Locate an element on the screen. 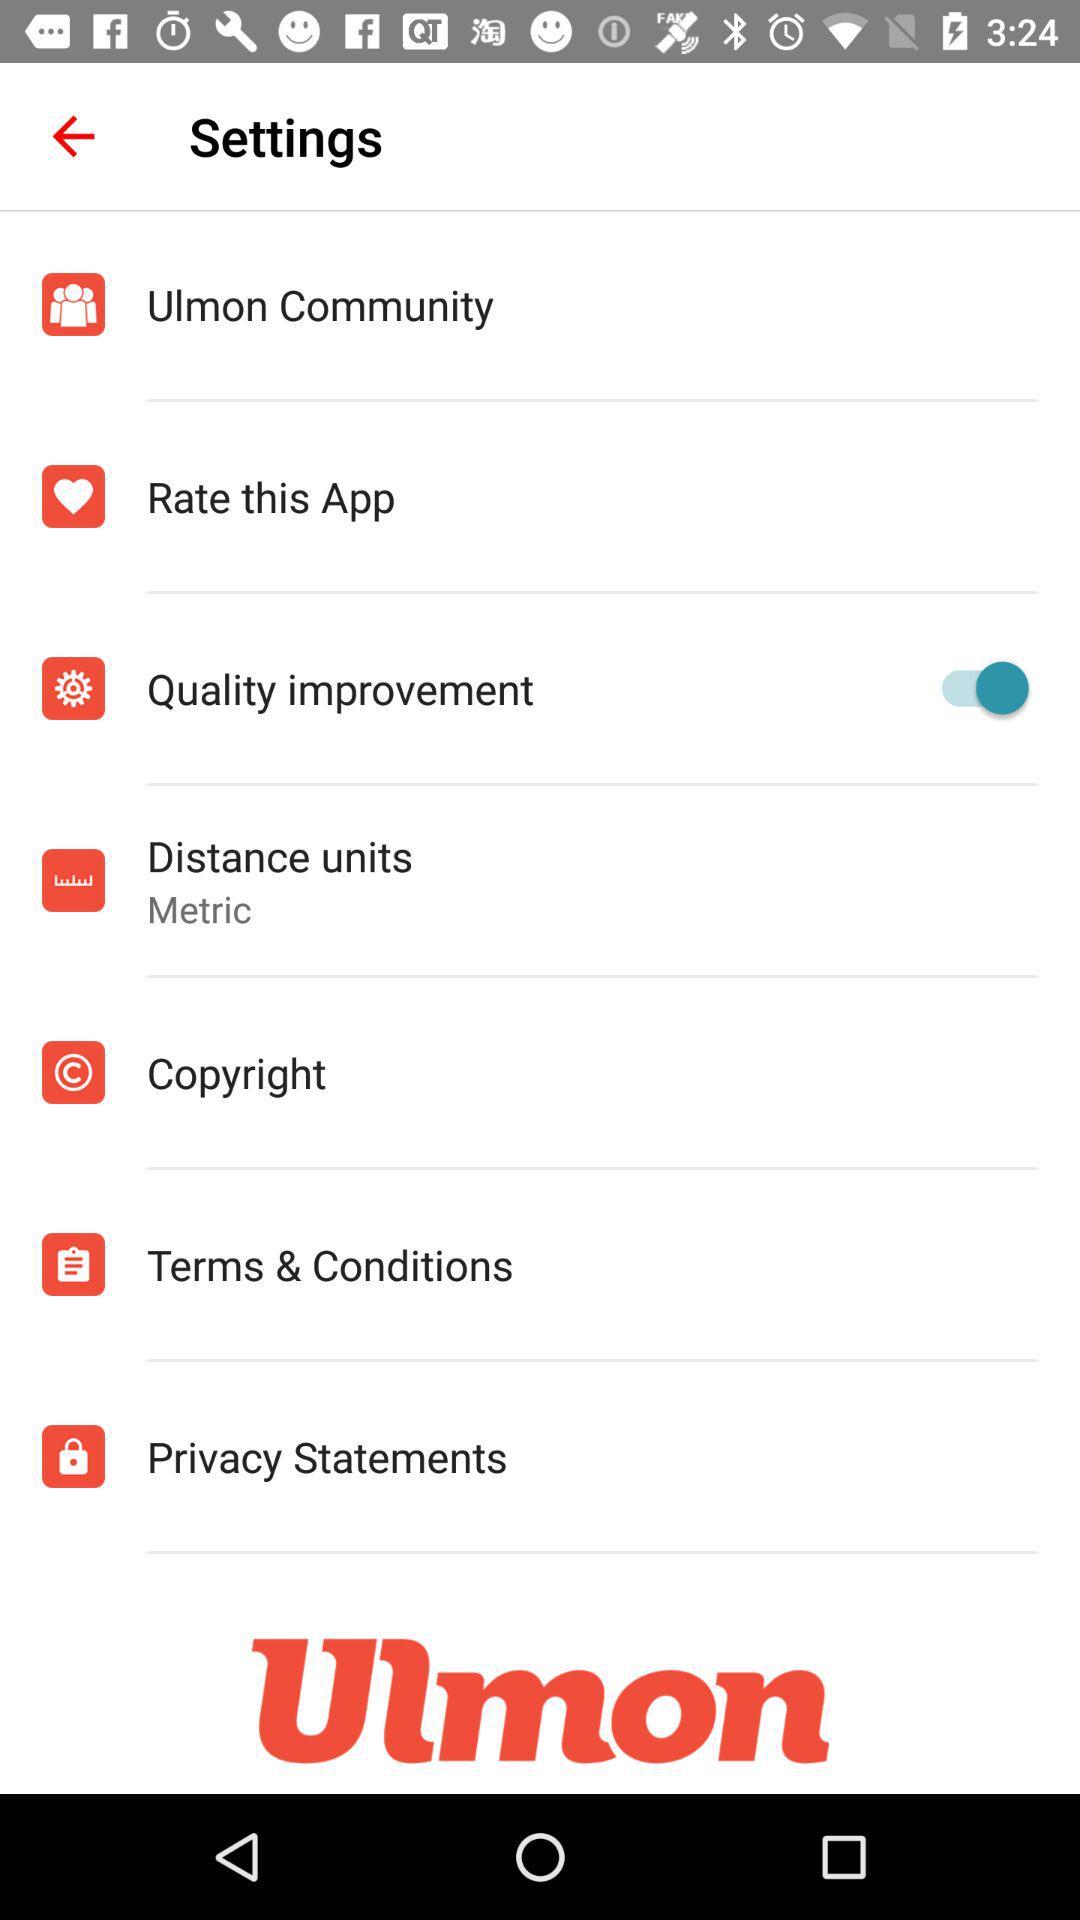 The height and width of the screenshot is (1920, 1080). item next to settings icon is located at coordinates (72, 135).